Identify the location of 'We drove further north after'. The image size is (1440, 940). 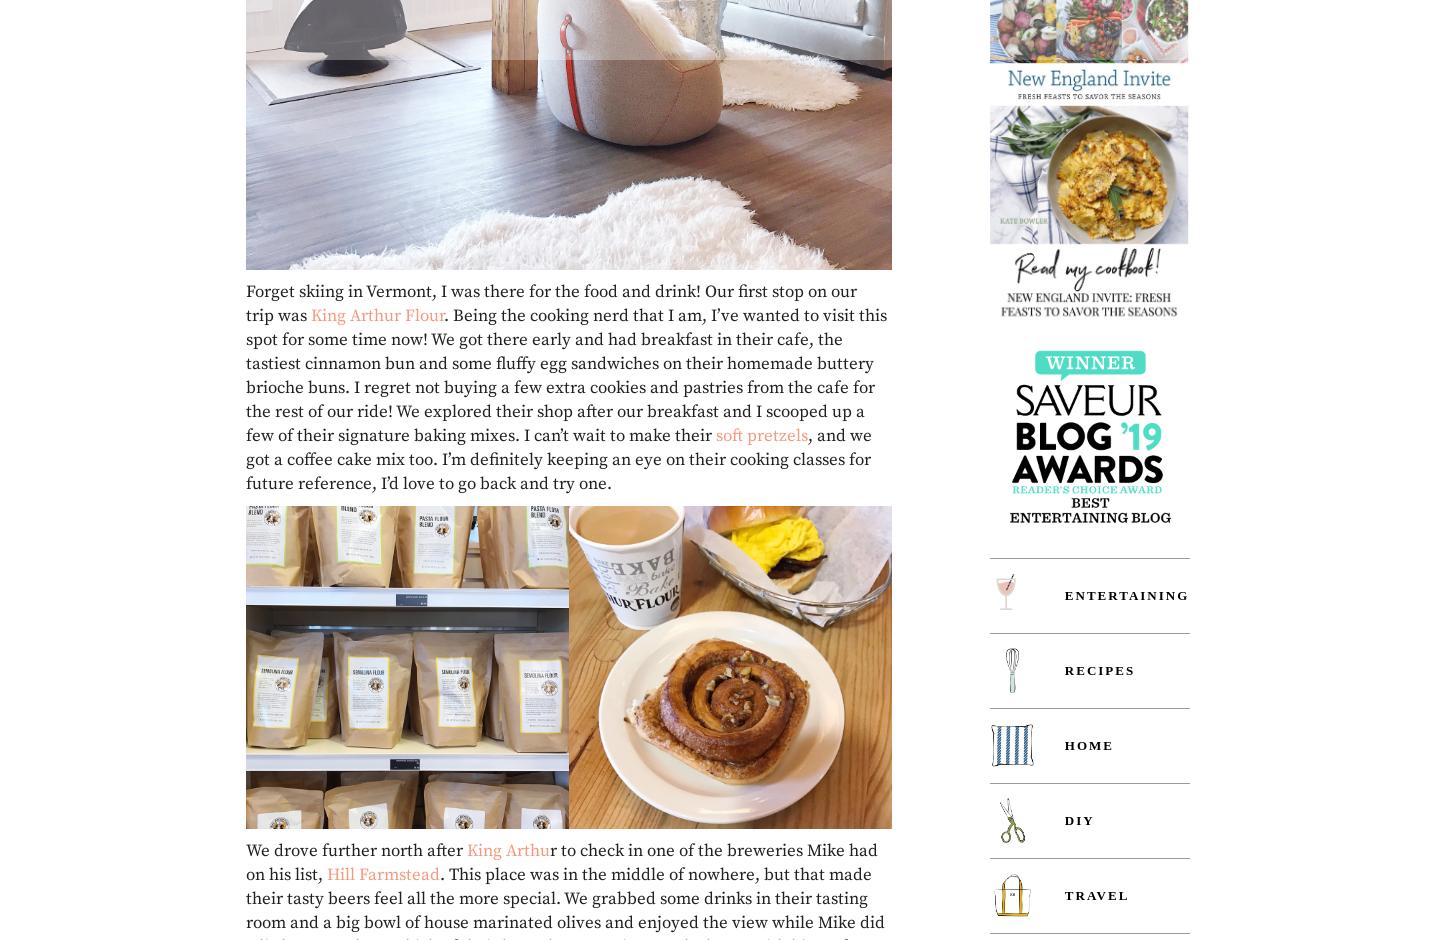
(356, 849).